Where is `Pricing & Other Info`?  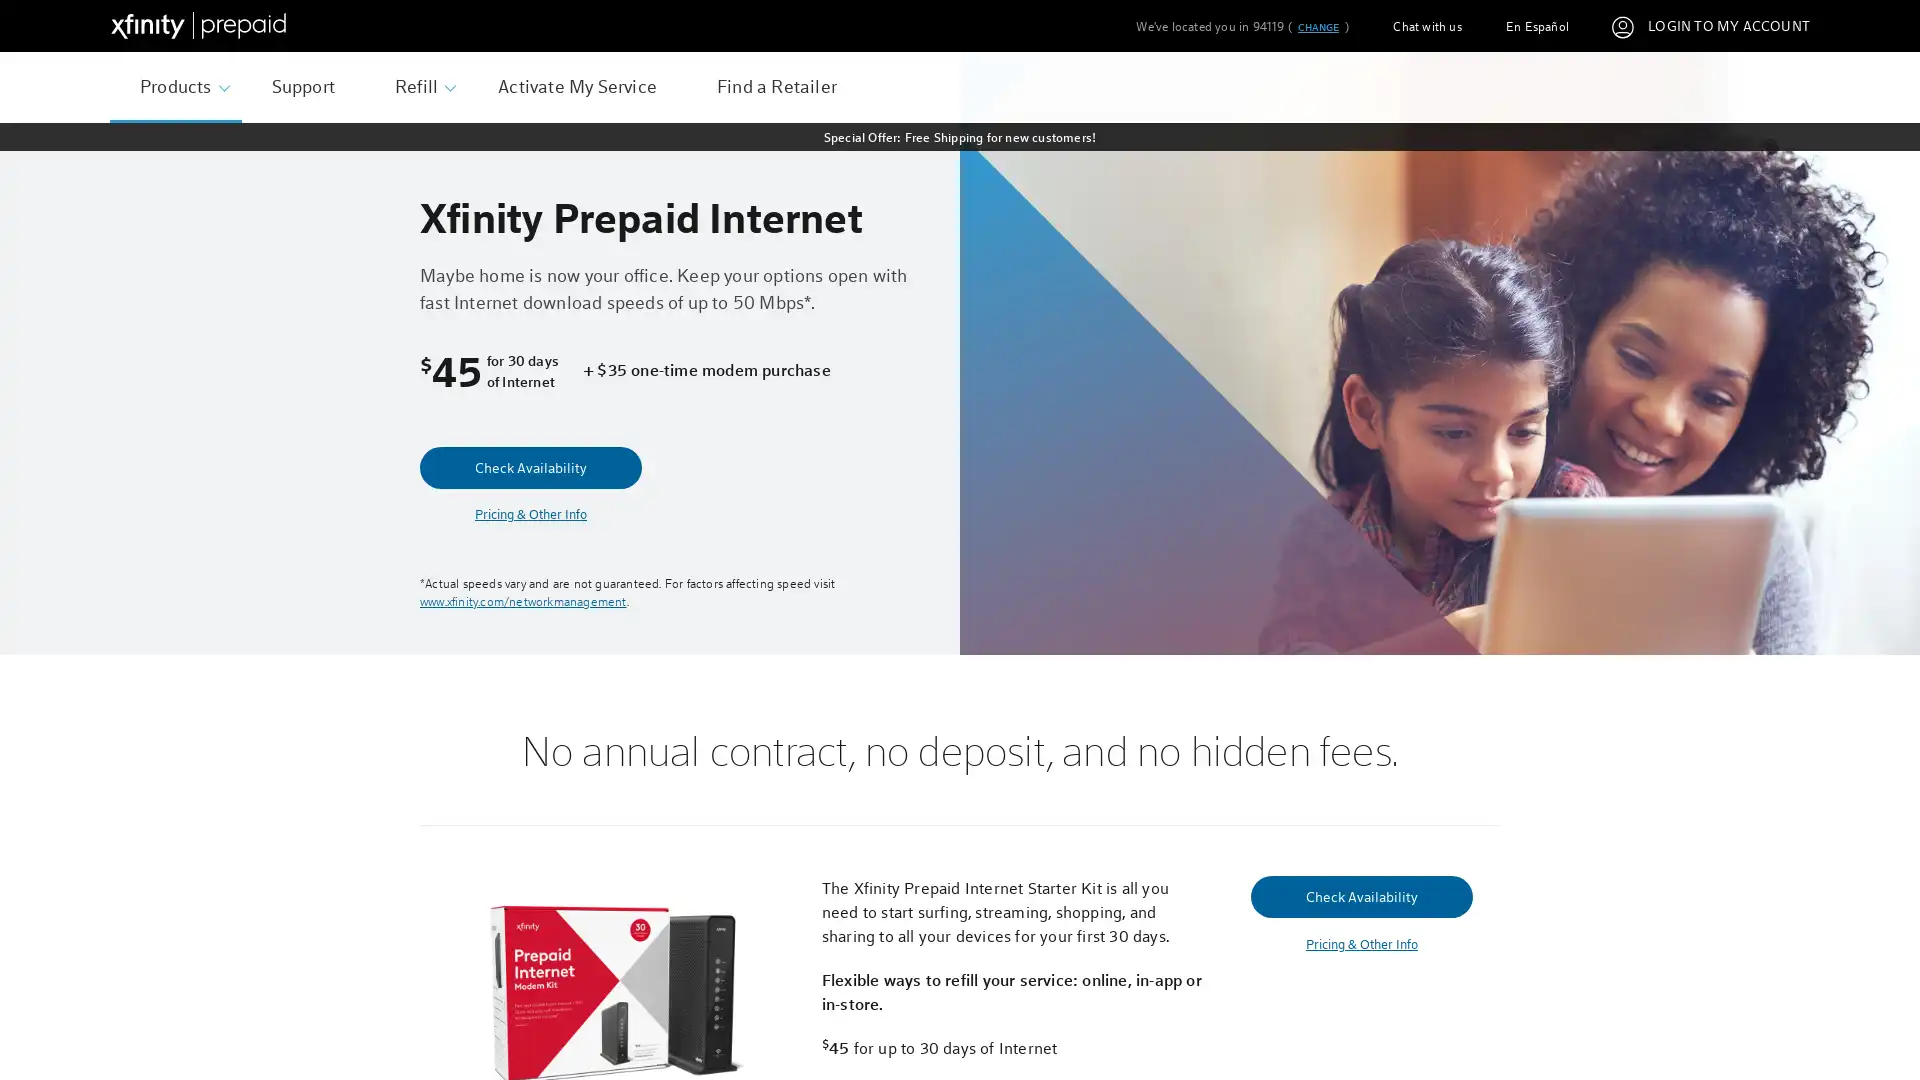 Pricing & Other Info is located at coordinates (1360, 944).